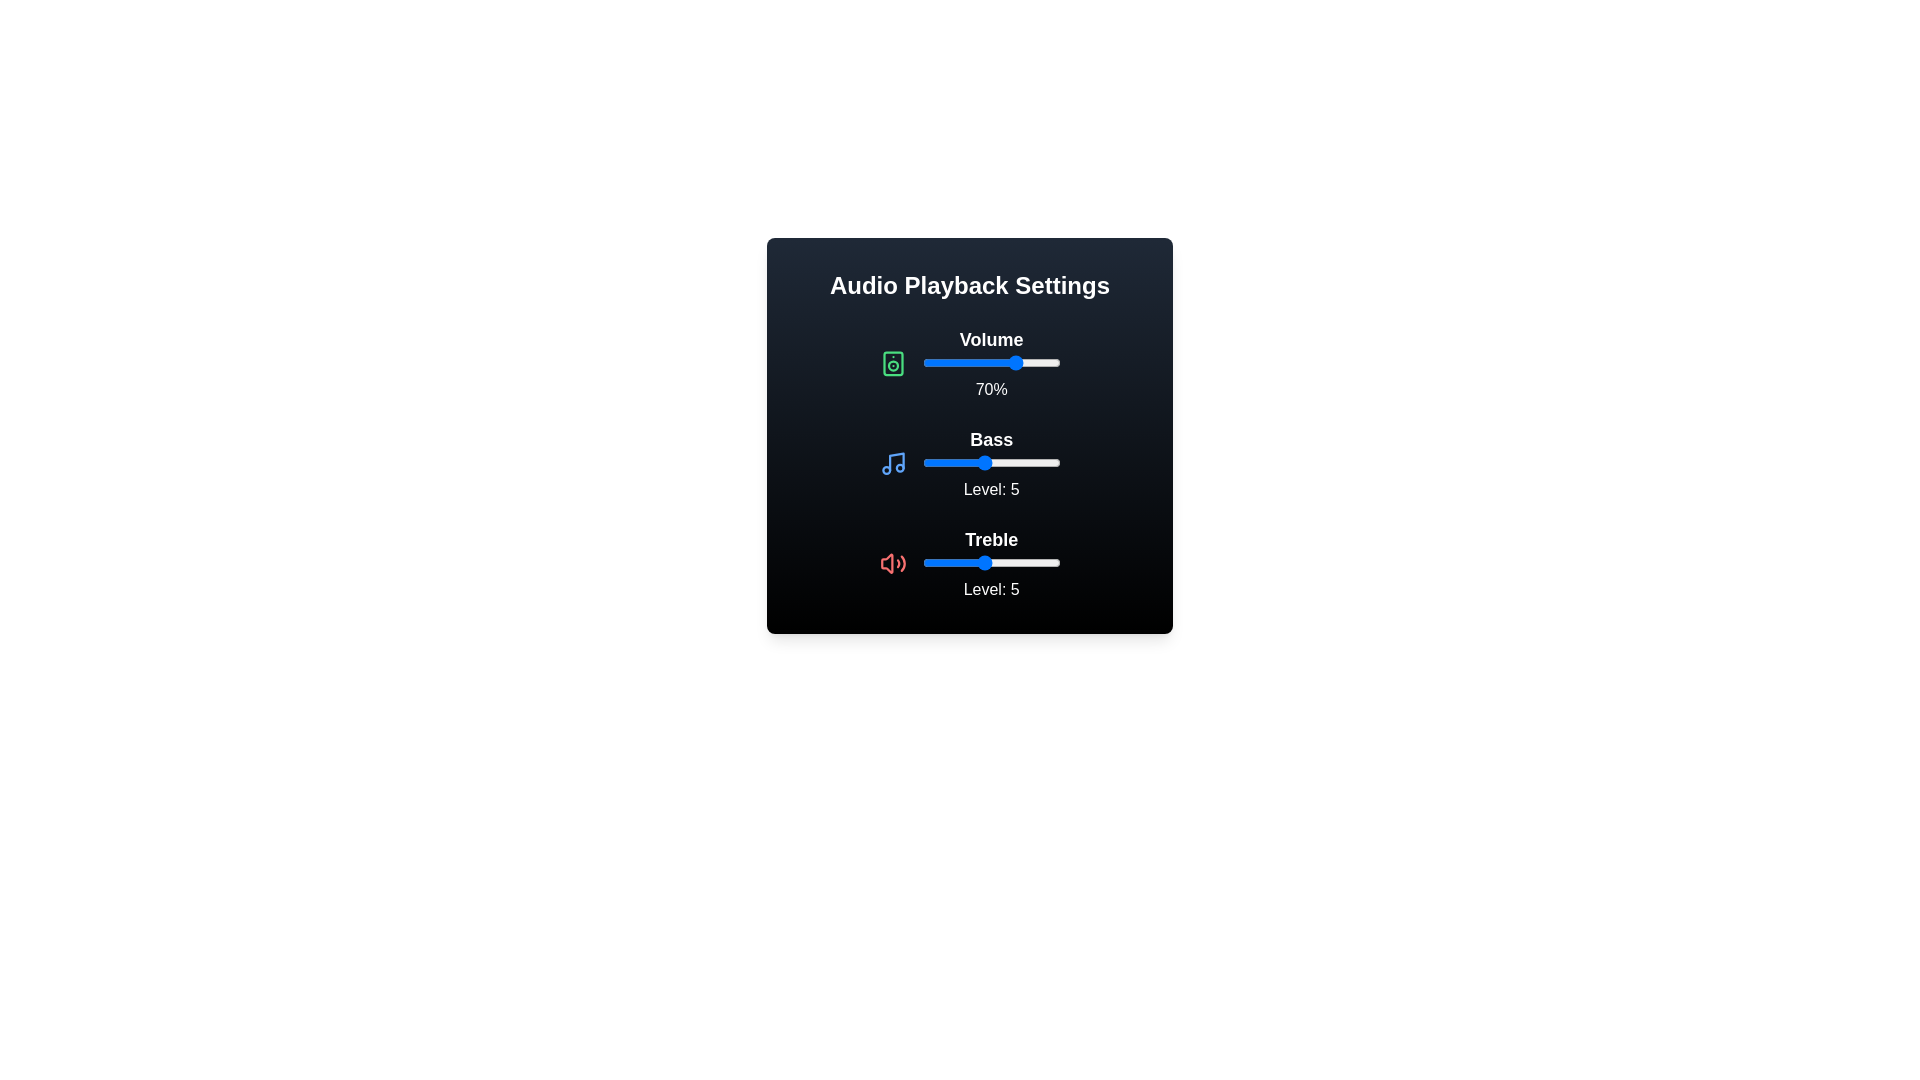  What do you see at coordinates (892, 363) in the screenshot?
I see `the graphical speaker icon element representing the volume setting in the audio settings interface, which is located centrally within its bounding box` at bounding box center [892, 363].